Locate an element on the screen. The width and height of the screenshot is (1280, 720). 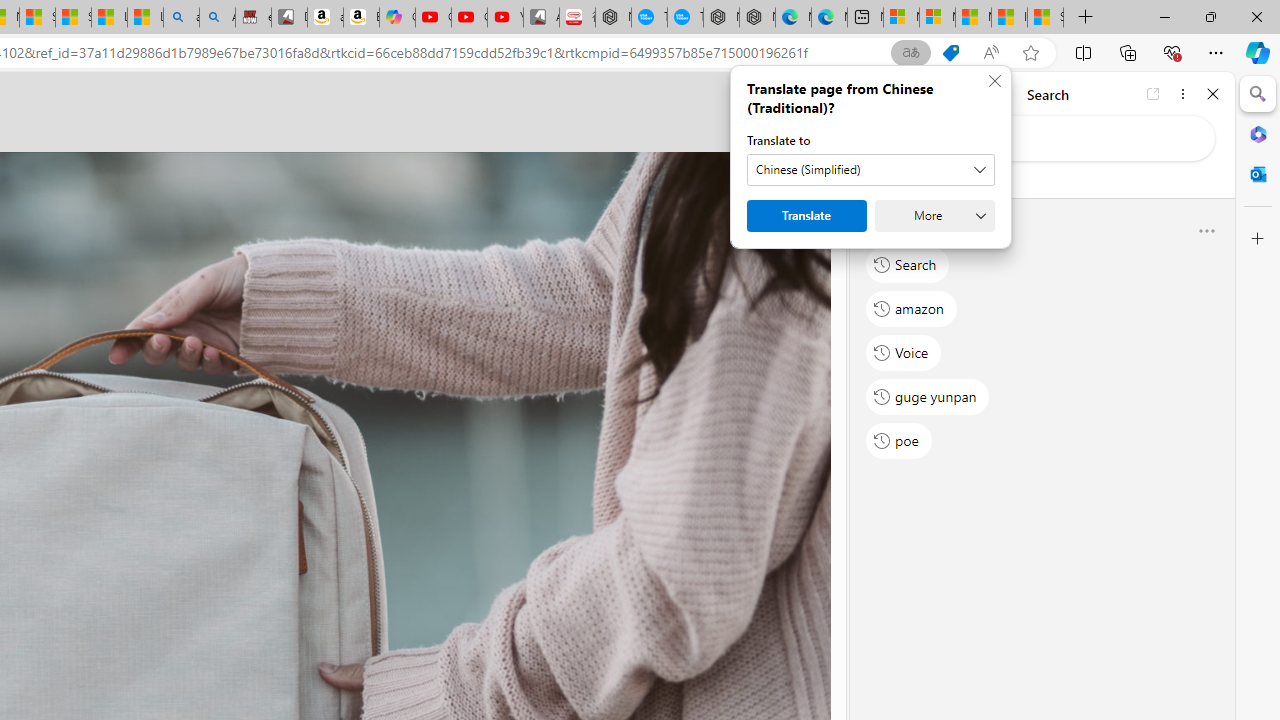
'I Gained 20 Pounds of Muscle in 30 Days! | Watch' is located at coordinates (1009, 17).